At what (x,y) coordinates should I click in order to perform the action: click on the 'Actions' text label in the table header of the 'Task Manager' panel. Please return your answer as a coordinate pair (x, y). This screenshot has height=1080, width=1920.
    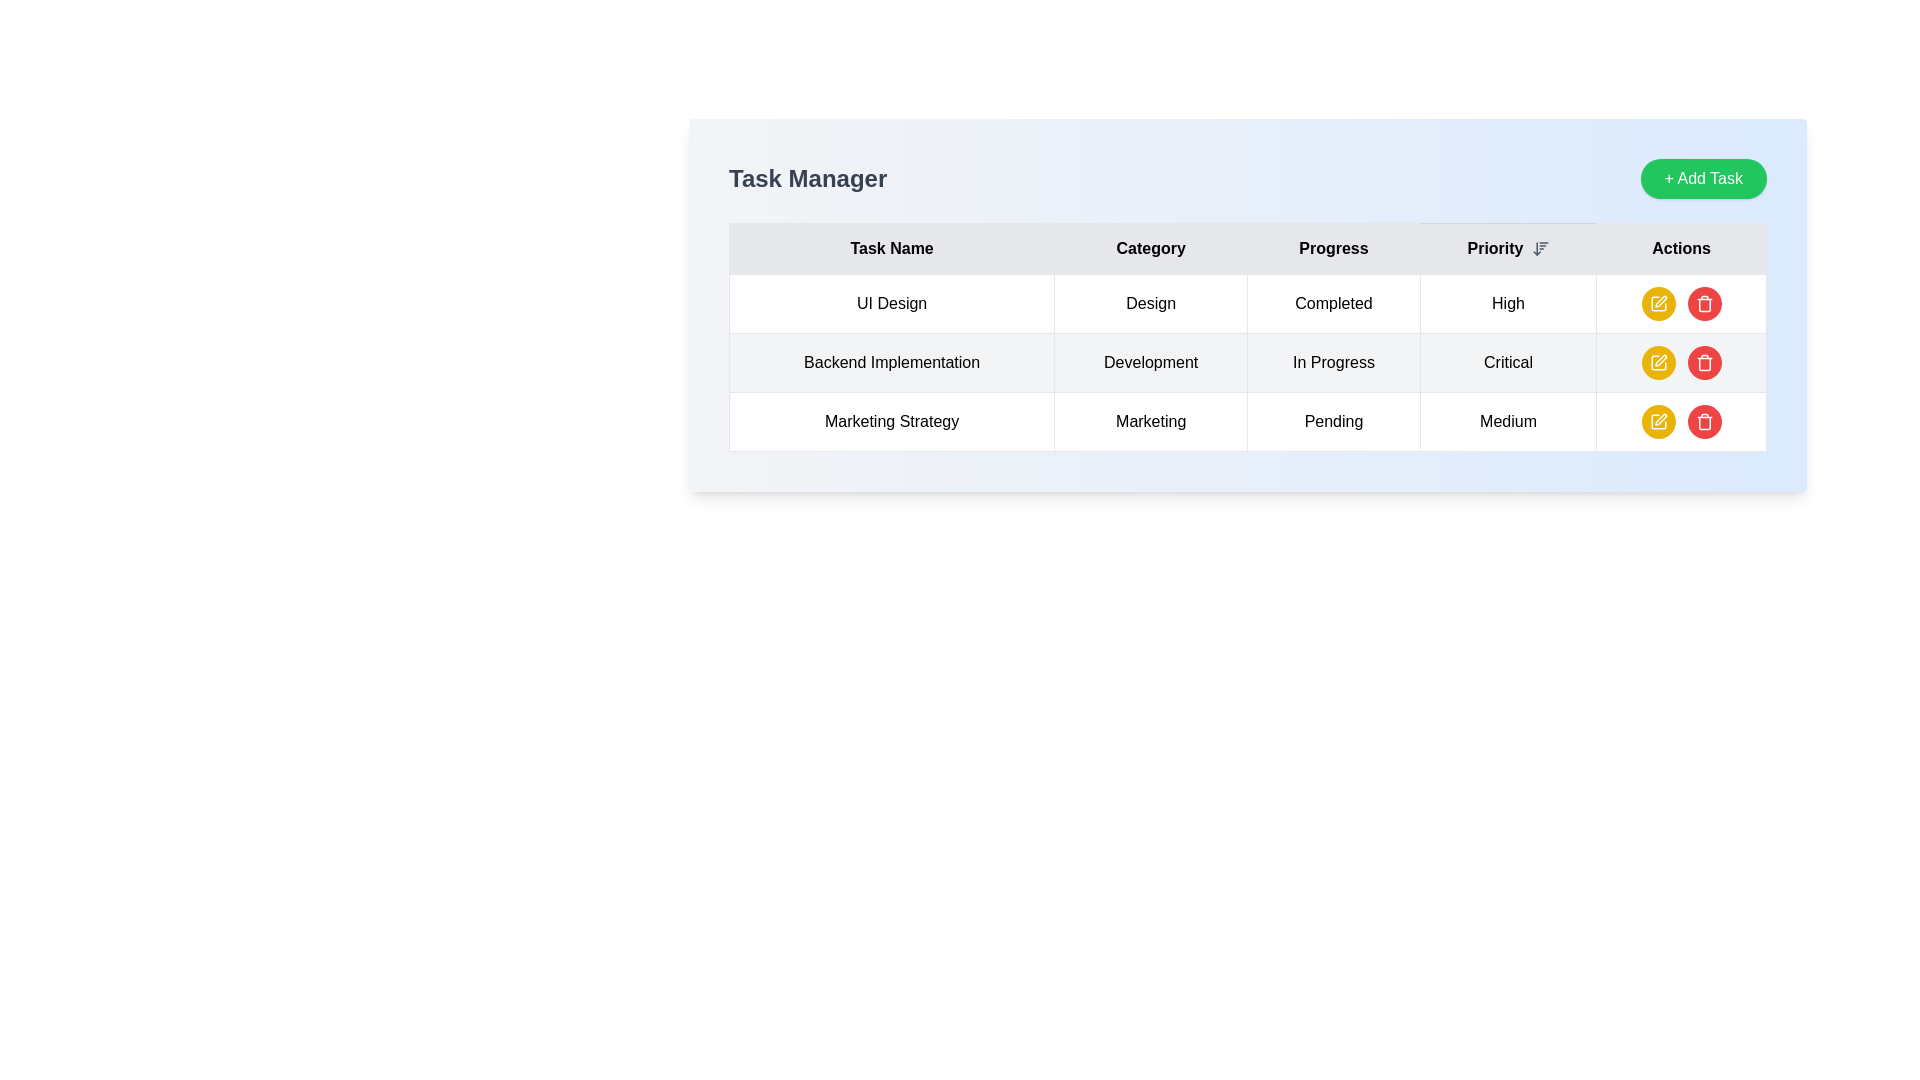
    Looking at the image, I should click on (1680, 248).